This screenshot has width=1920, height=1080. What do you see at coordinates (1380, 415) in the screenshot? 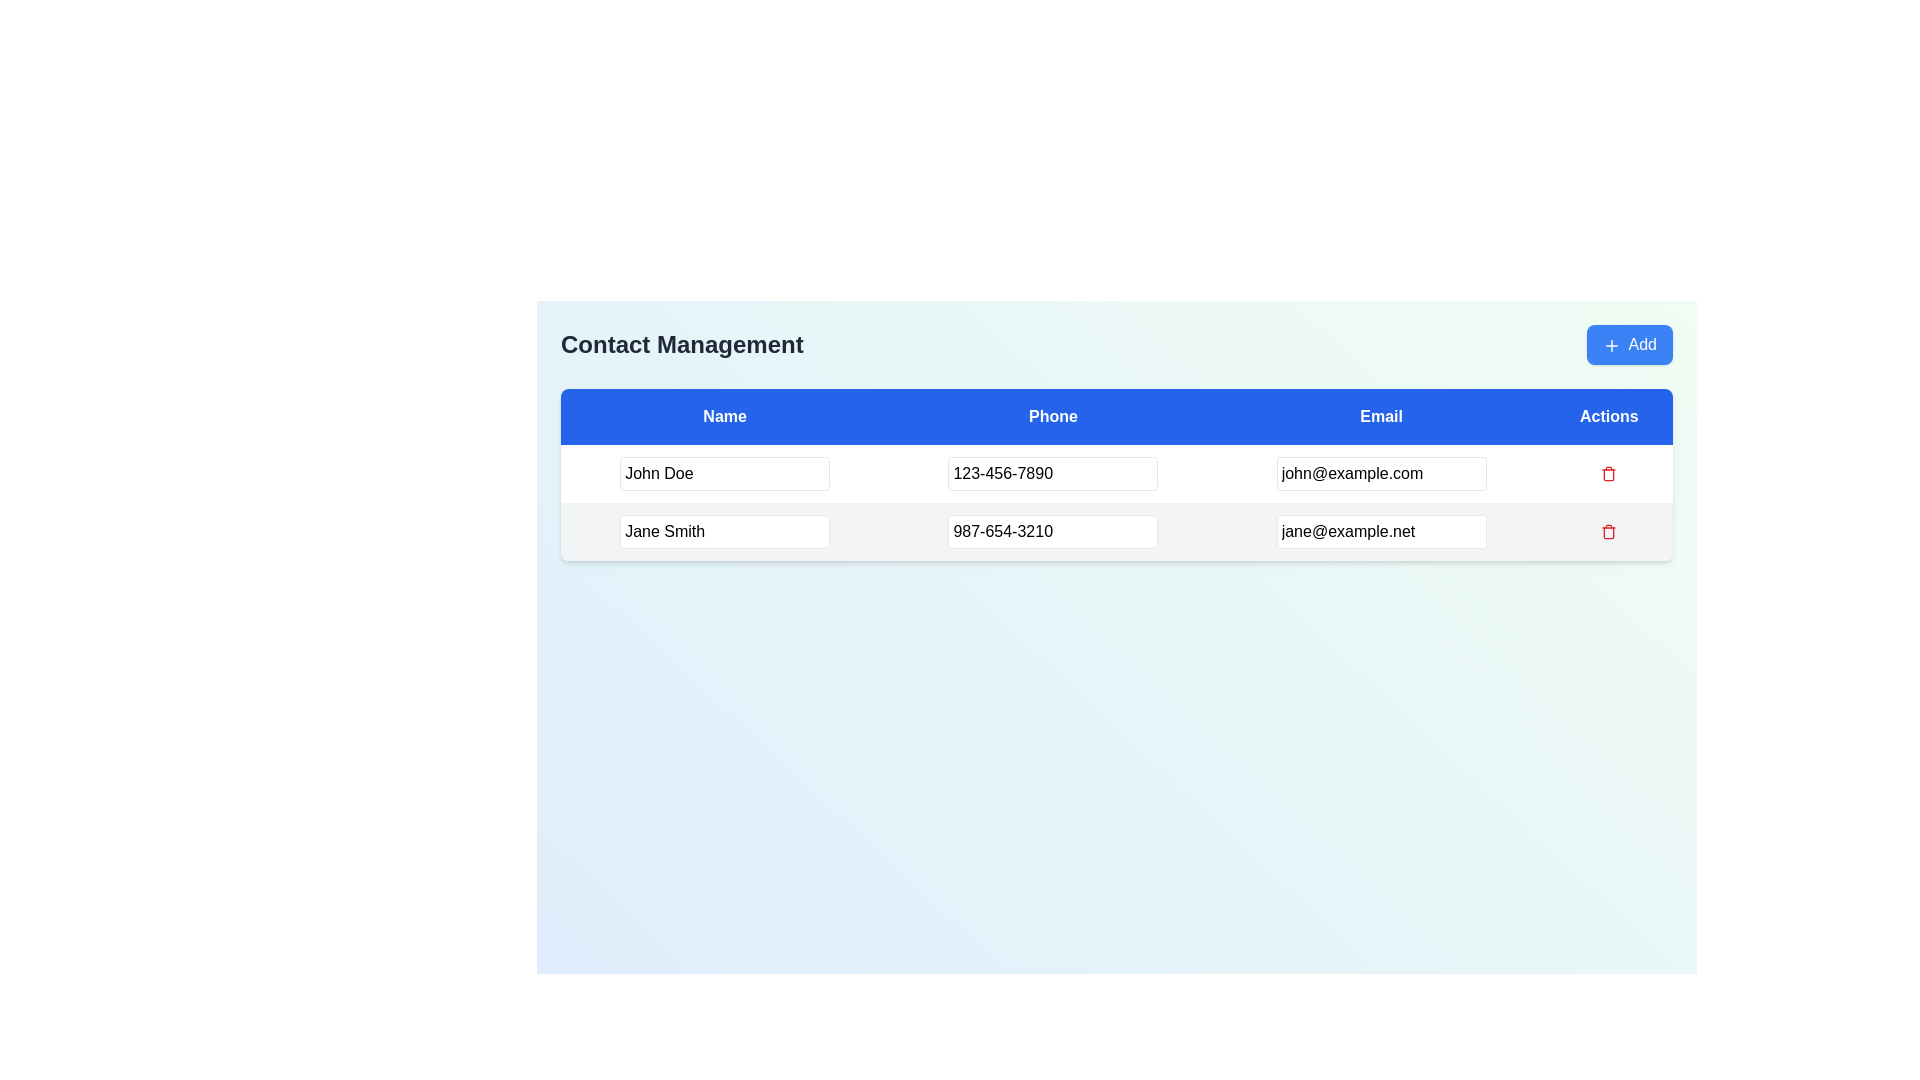
I see `the email addresses column header in the table, which is the third header in a row, located between the 'Phone' and 'Actions' headers` at bounding box center [1380, 415].